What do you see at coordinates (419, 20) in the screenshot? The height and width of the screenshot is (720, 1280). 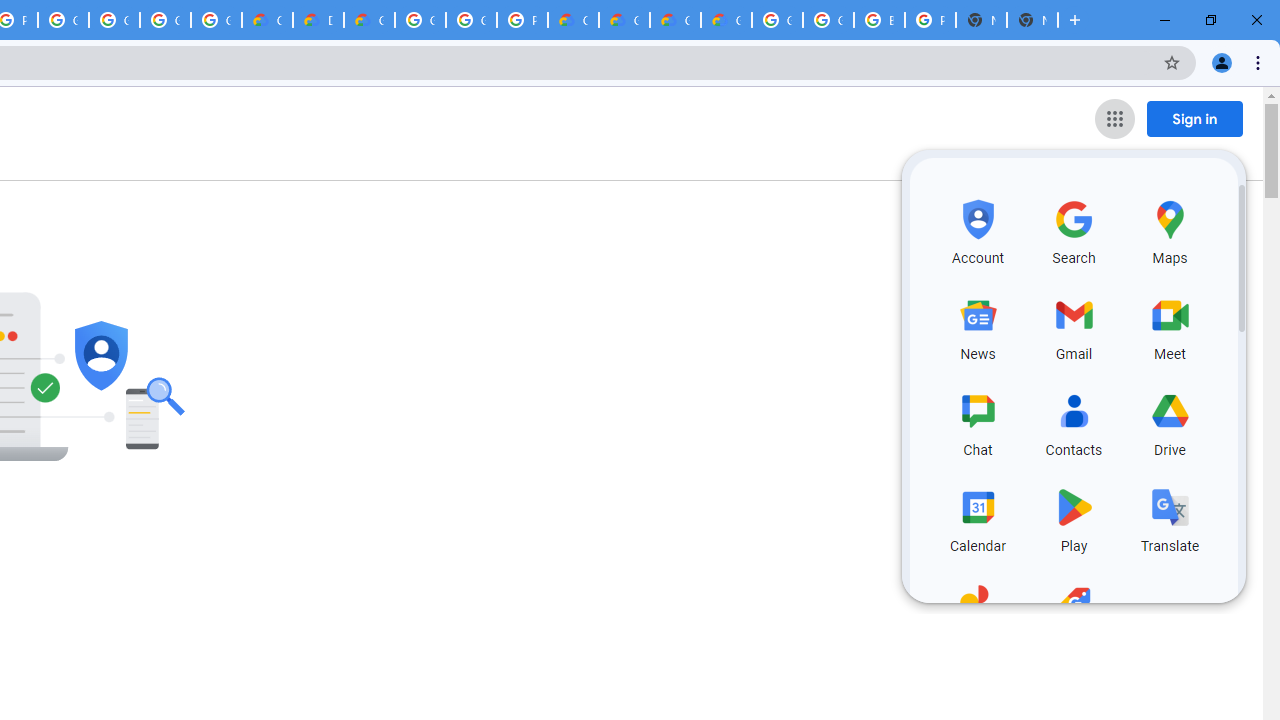 I see `'Google Cloud Platform'` at bounding box center [419, 20].